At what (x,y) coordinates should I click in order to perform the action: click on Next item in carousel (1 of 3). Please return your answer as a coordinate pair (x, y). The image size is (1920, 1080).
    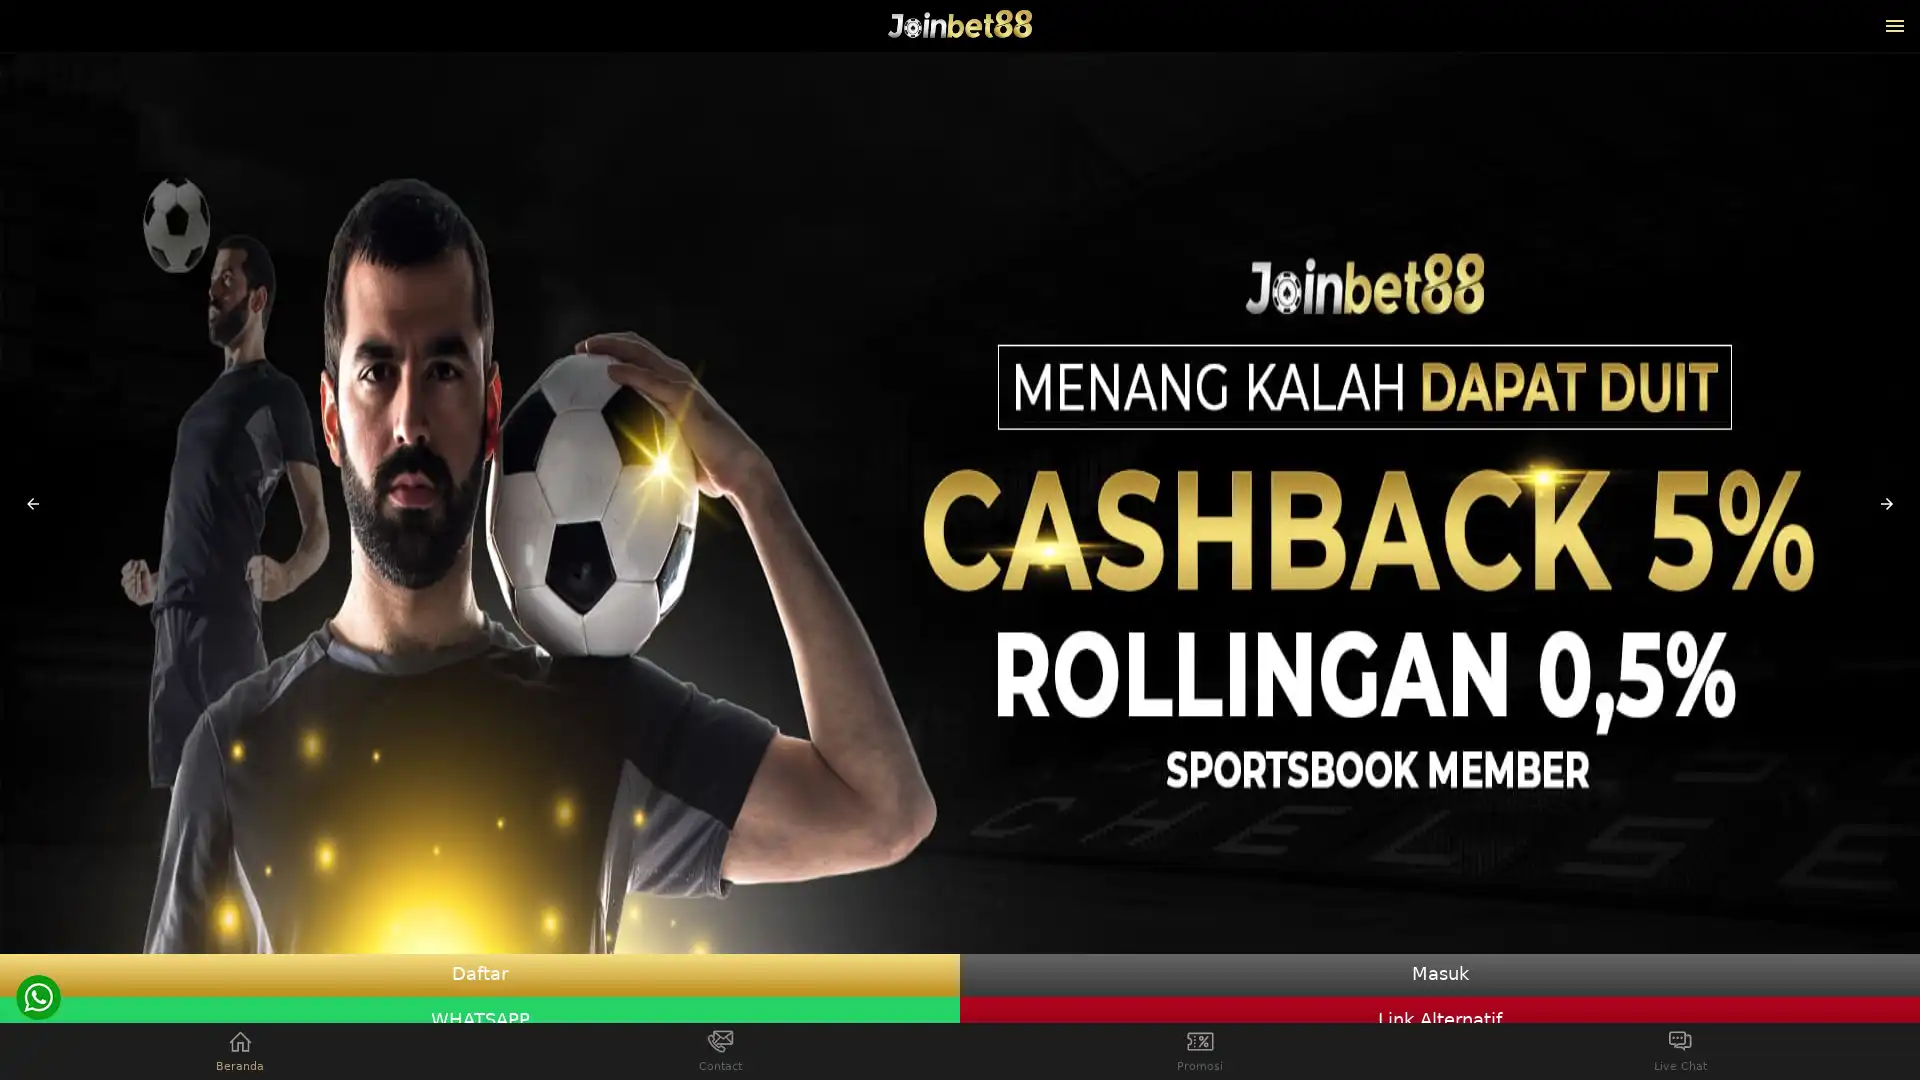
    Looking at the image, I should click on (1885, 503).